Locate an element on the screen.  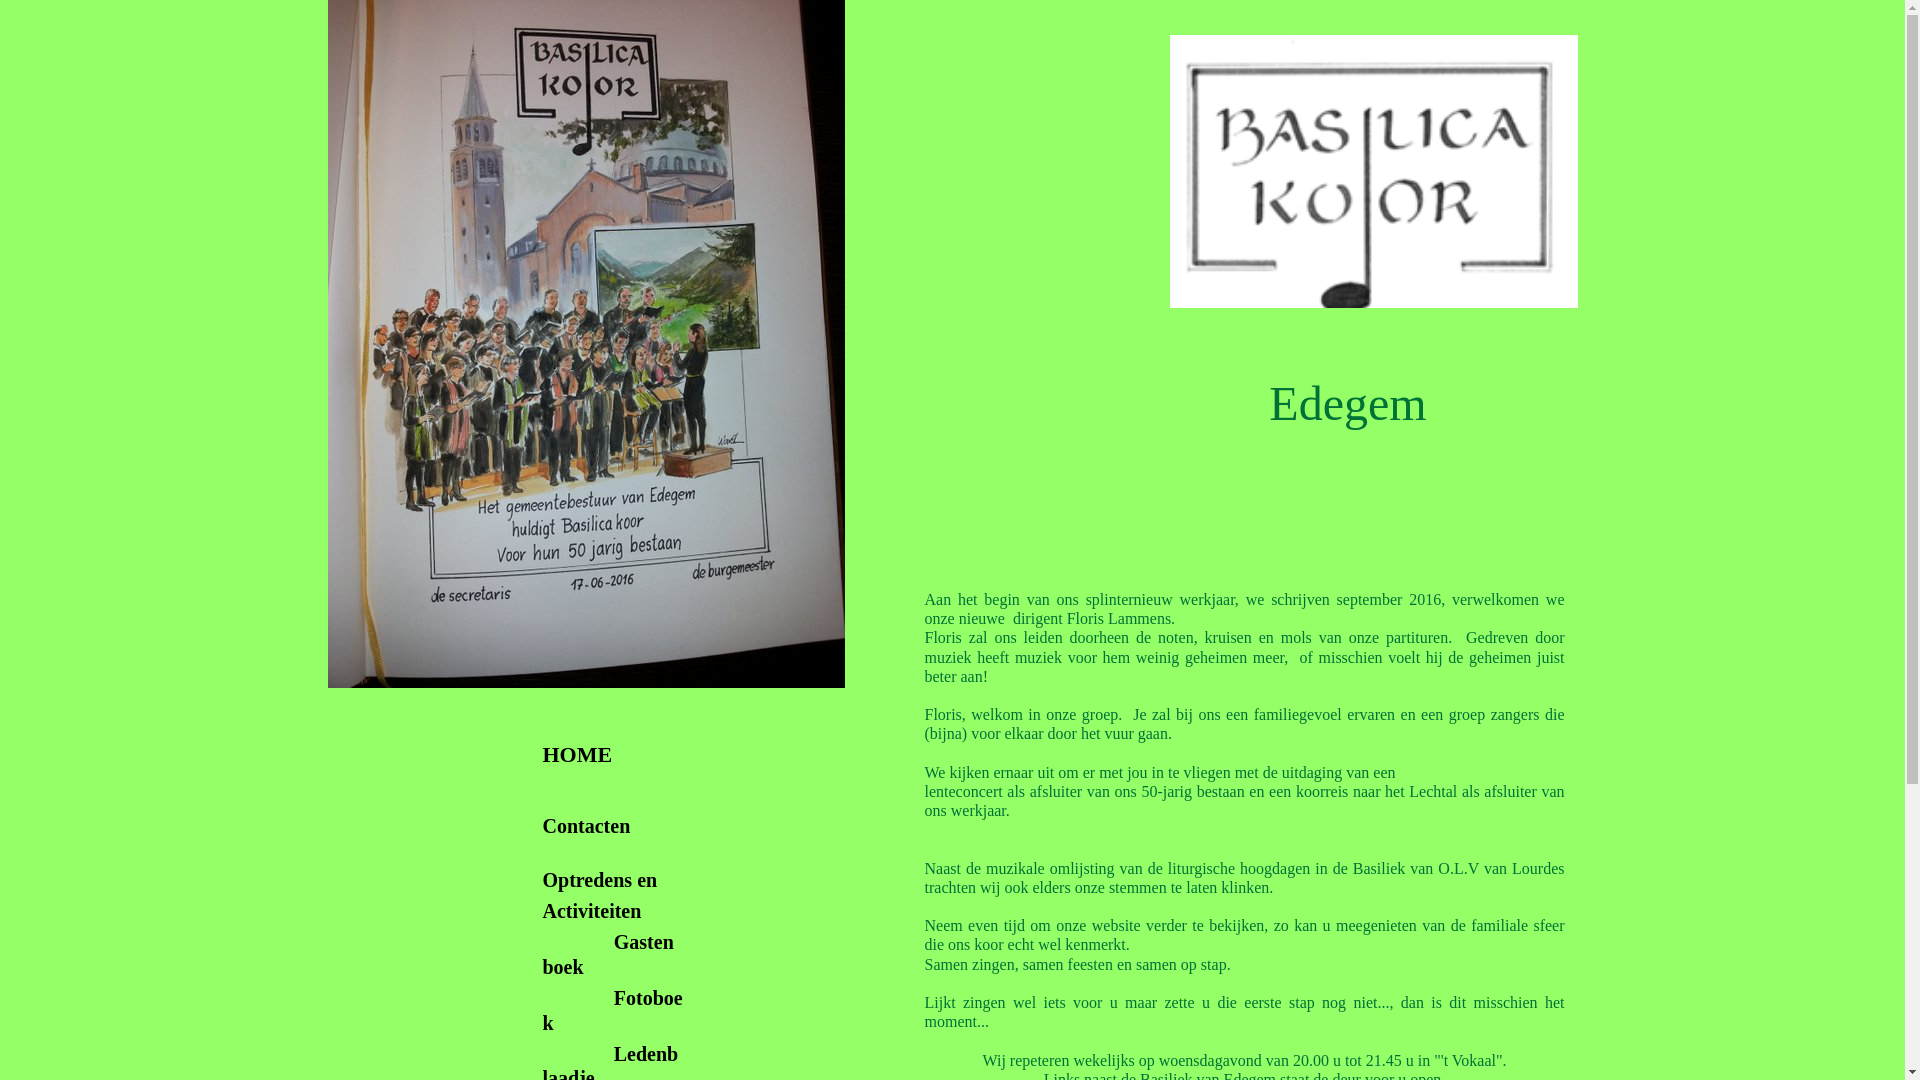
'Activiteiten' is located at coordinates (590, 914).